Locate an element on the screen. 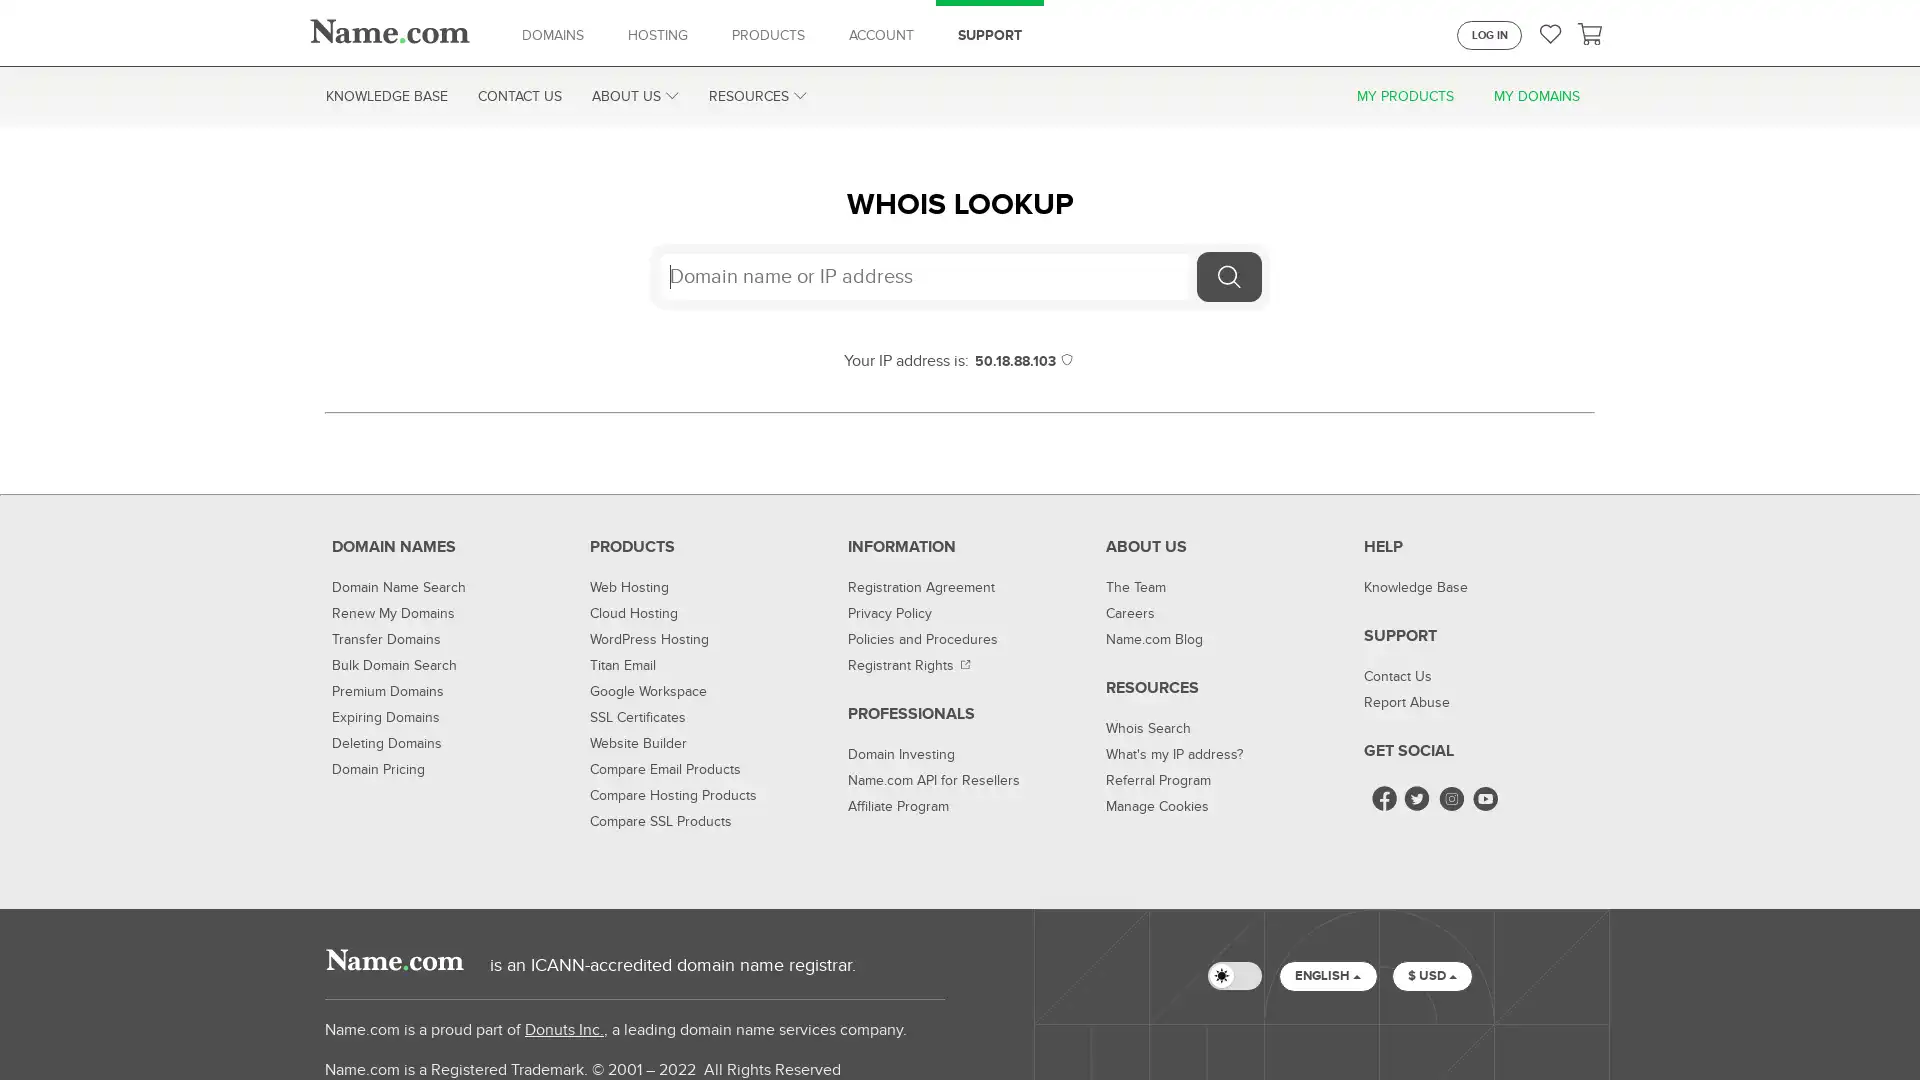  Close is located at coordinates (1886, 1026).